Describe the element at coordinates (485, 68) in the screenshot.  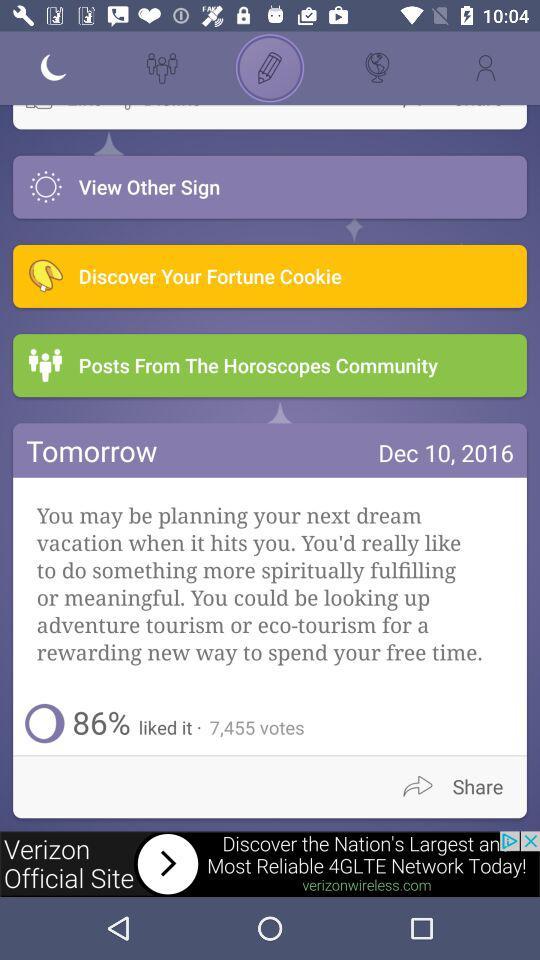
I see `the profile icon` at that location.